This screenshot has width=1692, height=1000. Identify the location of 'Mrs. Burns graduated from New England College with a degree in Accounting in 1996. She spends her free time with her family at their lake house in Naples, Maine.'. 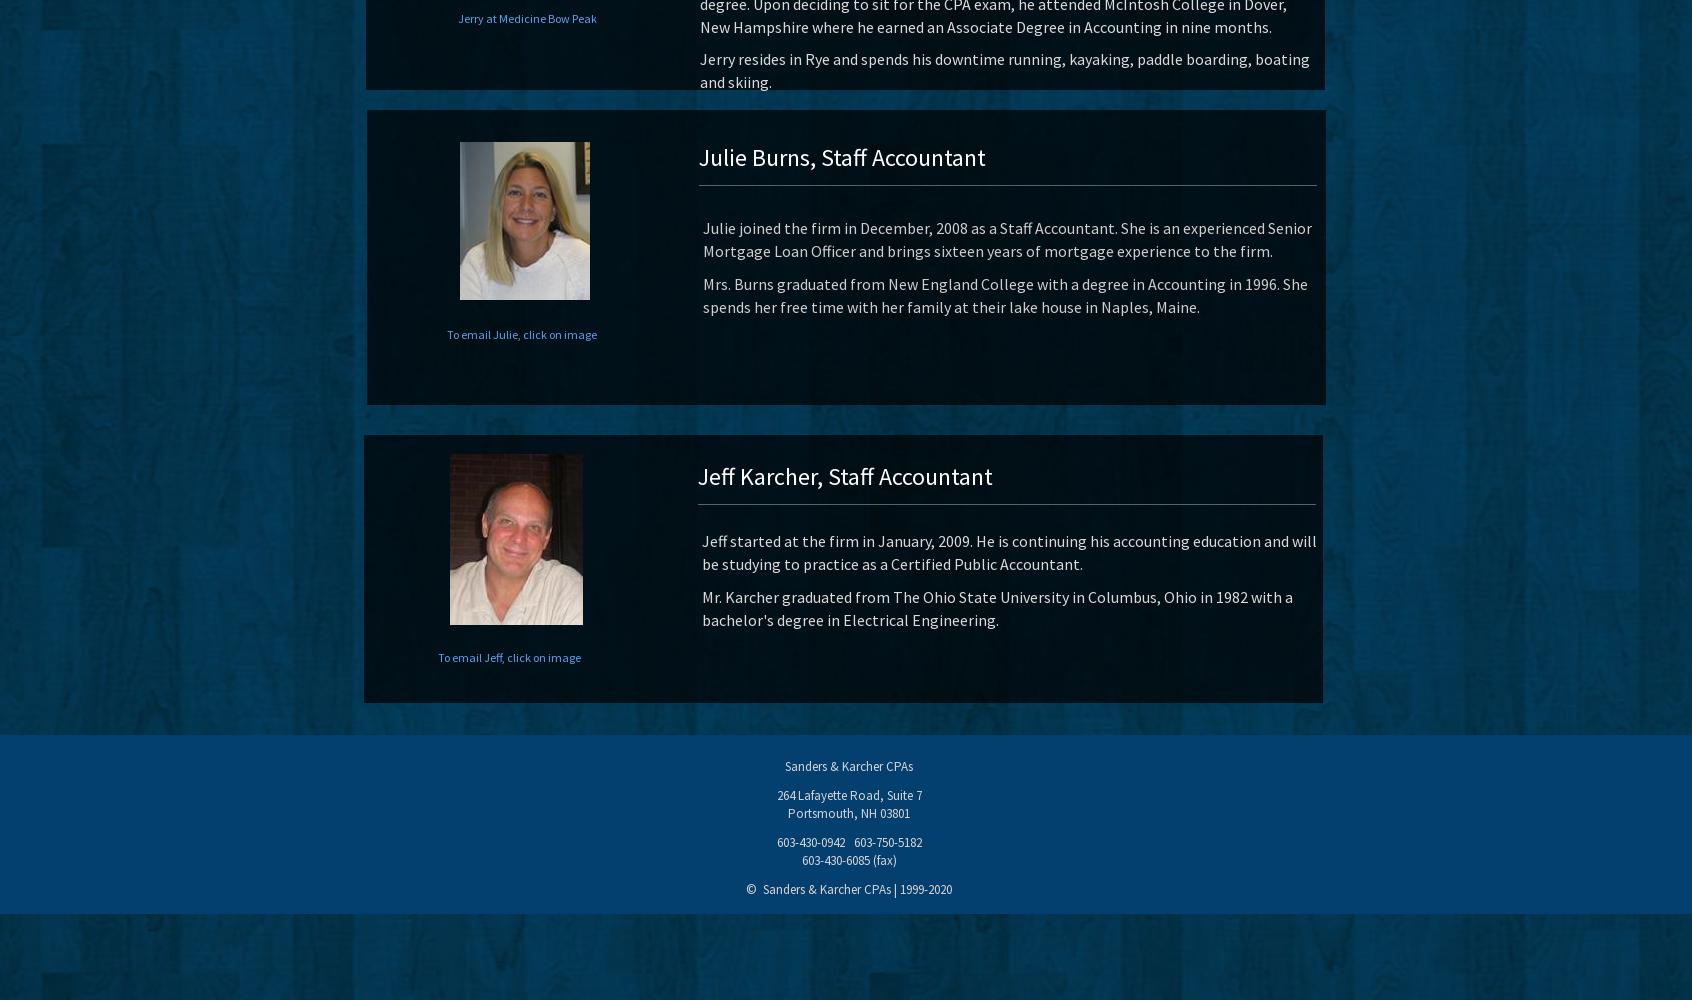
(1004, 294).